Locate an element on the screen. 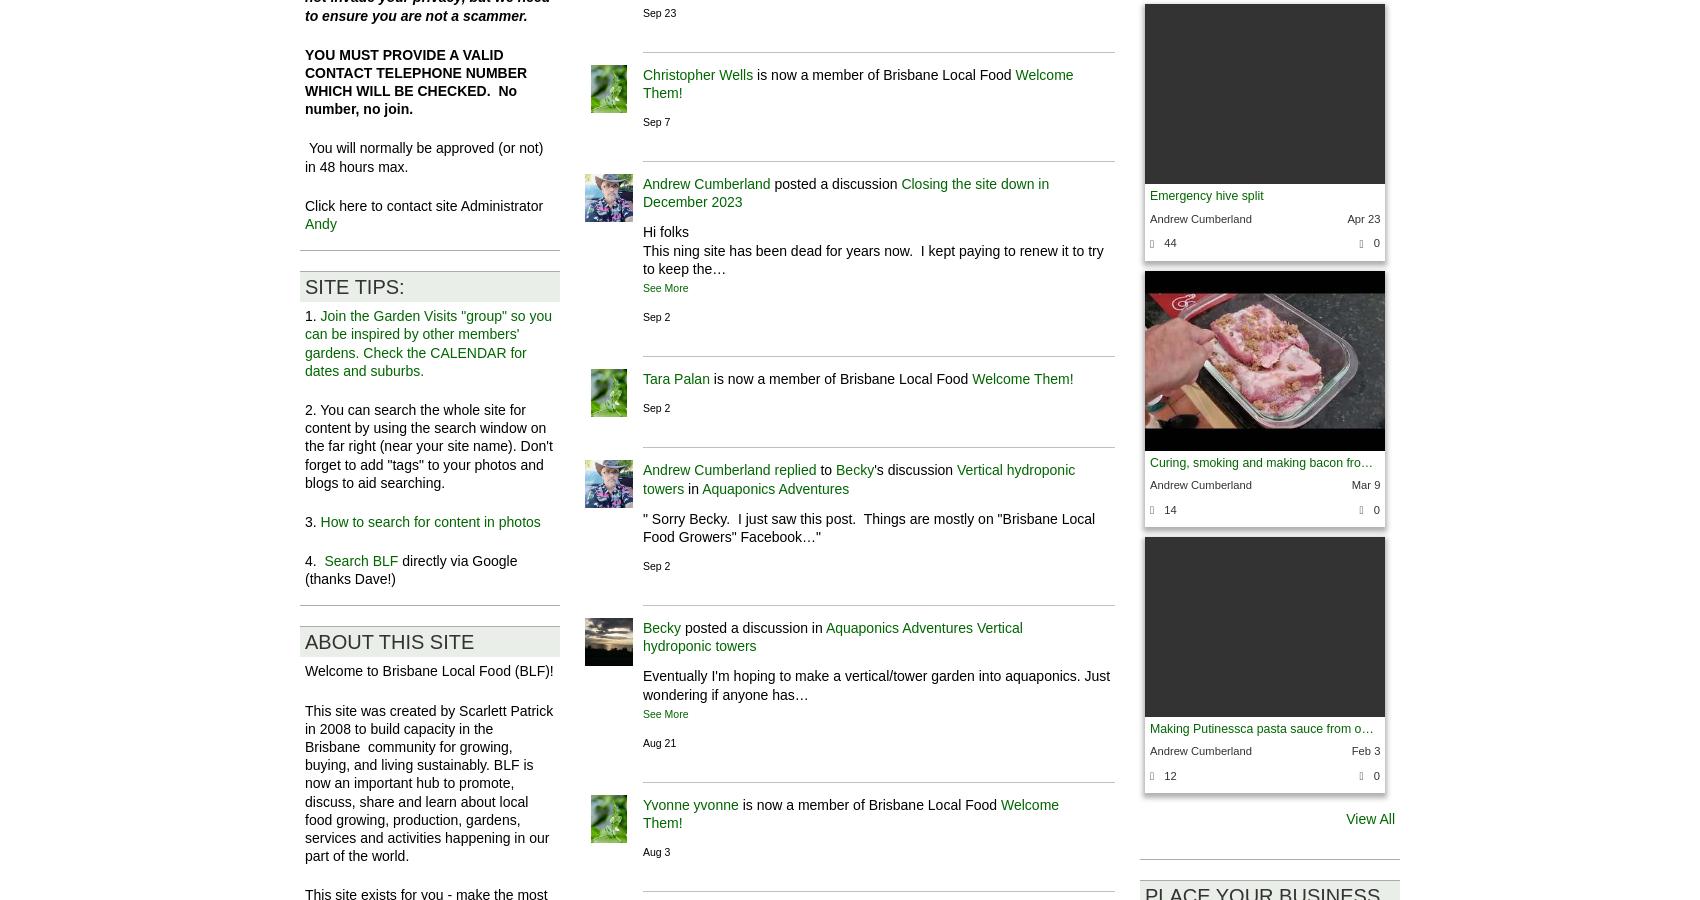  'About this site' is located at coordinates (388, 641).